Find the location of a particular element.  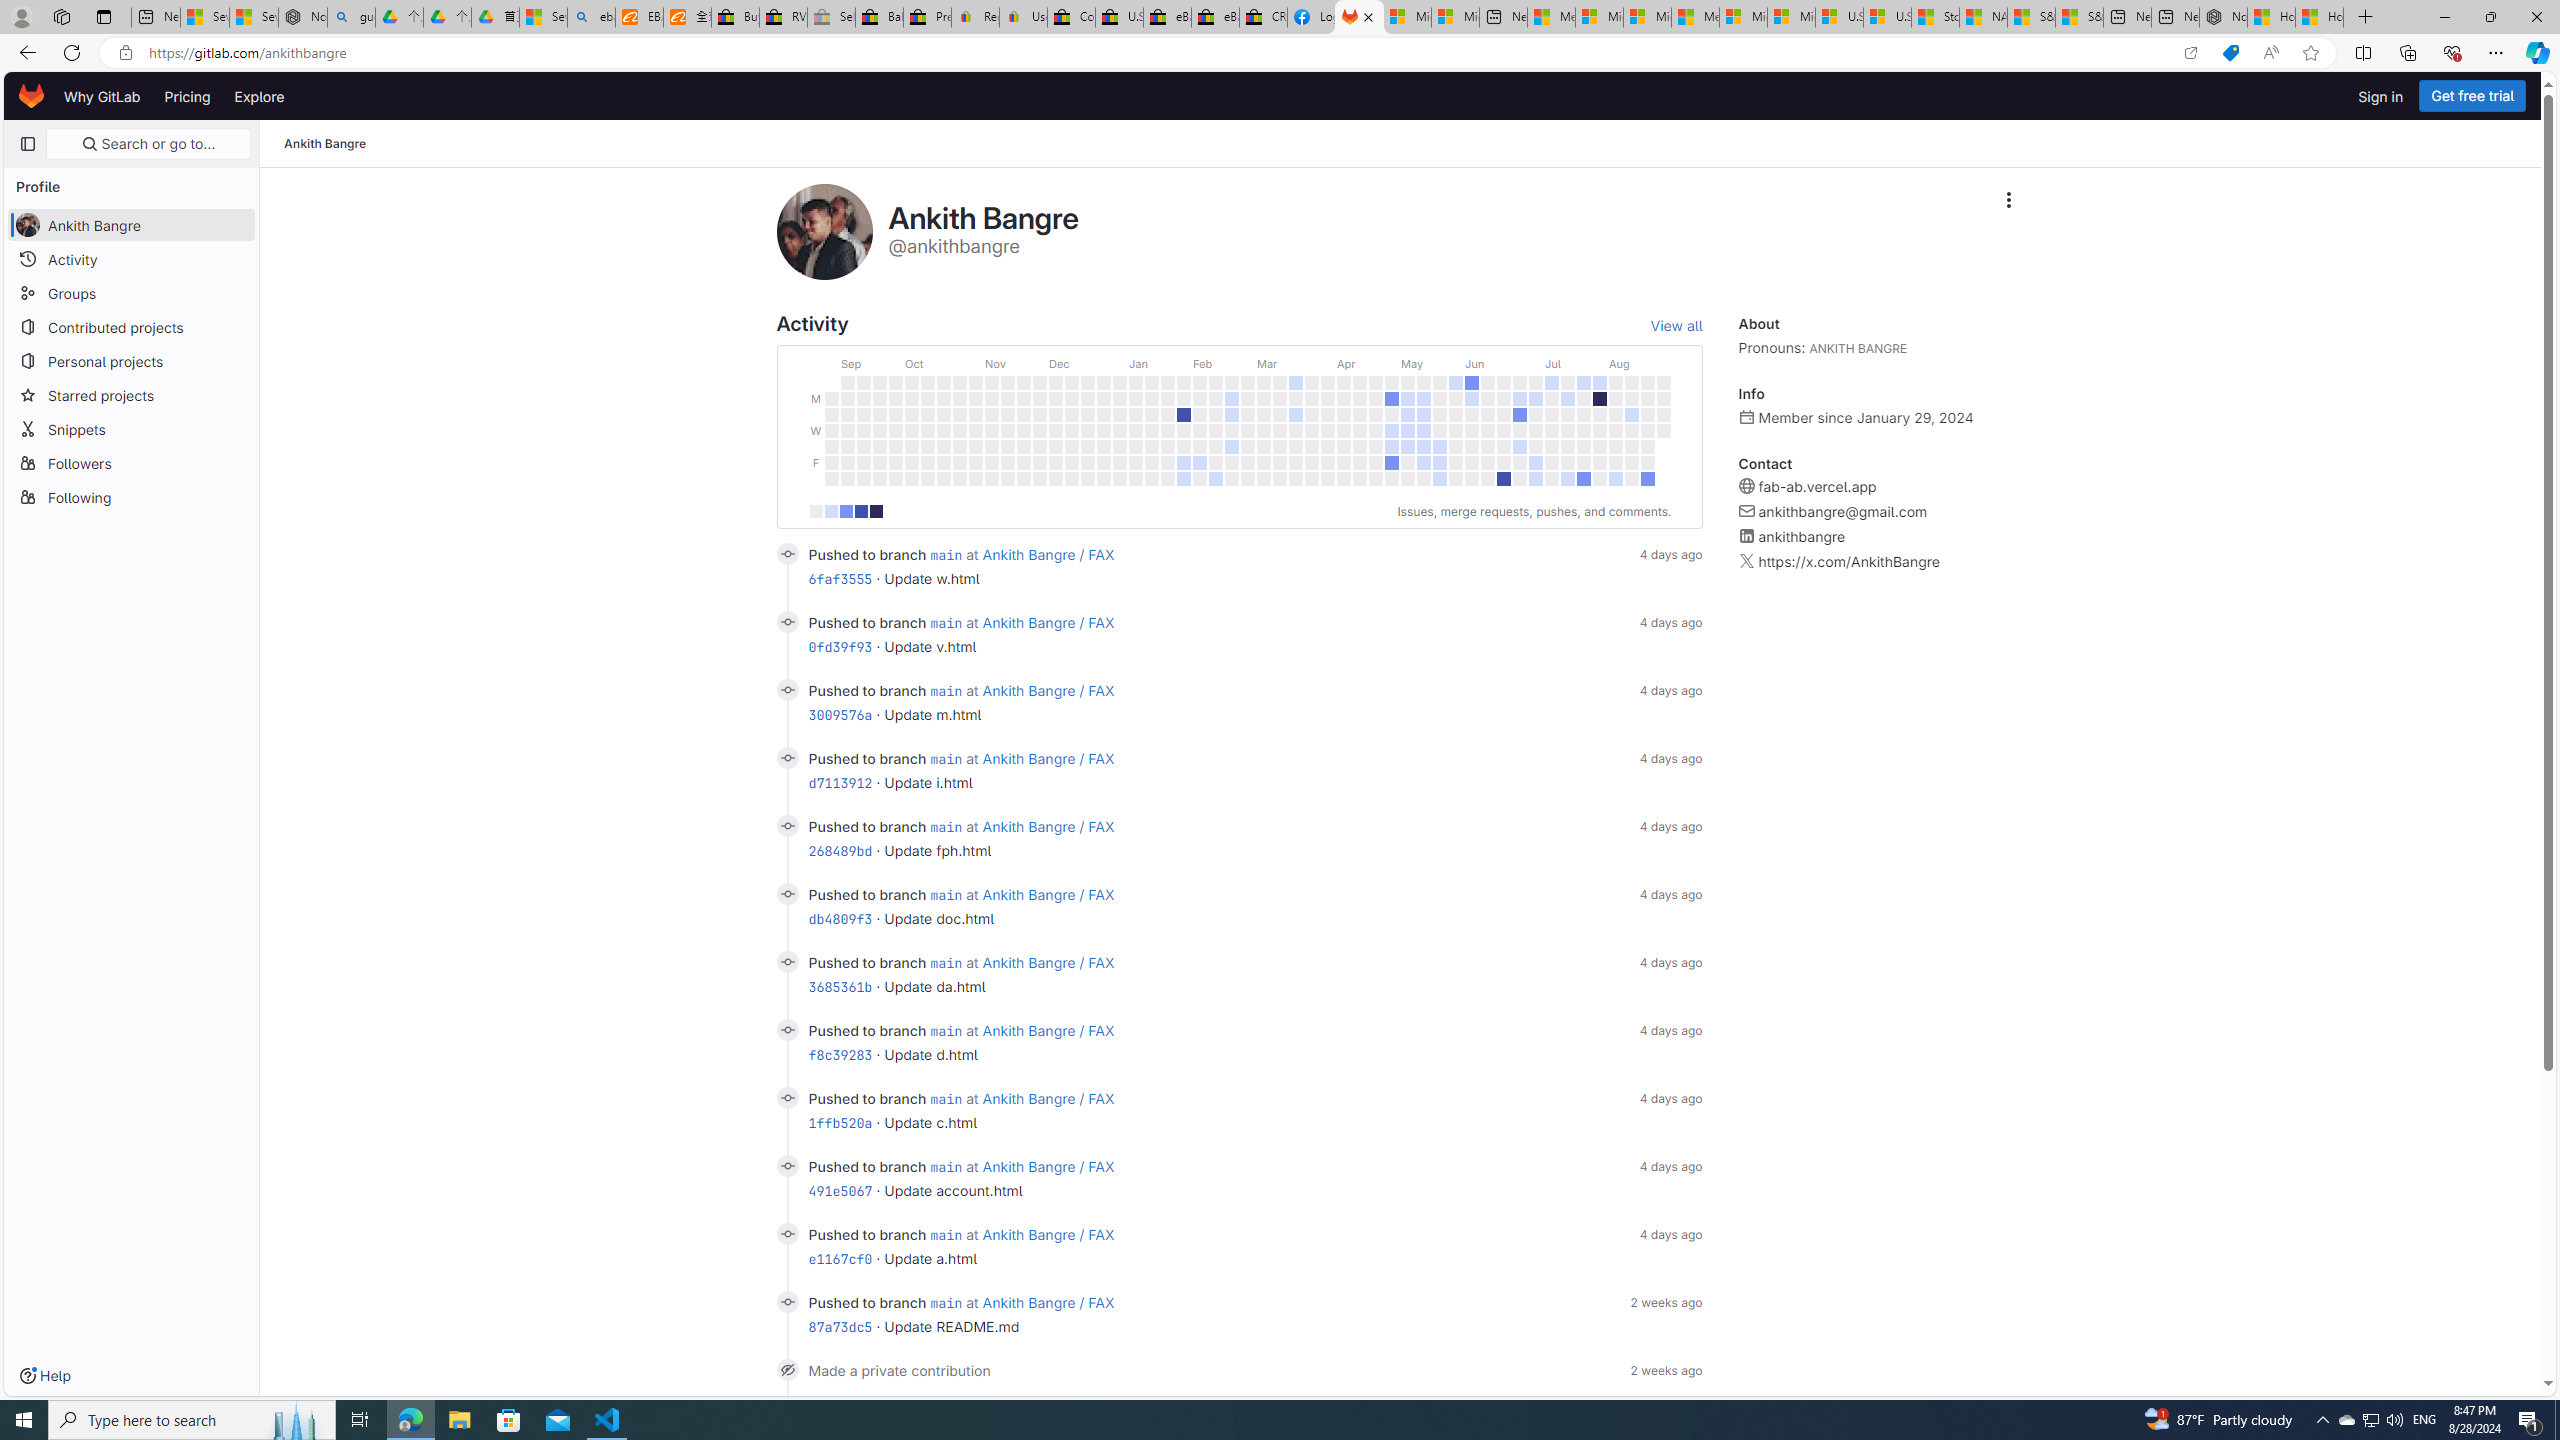

'Baby Keepsakes & Announcements for sale | eBay' is located at coordinates (879, 16).